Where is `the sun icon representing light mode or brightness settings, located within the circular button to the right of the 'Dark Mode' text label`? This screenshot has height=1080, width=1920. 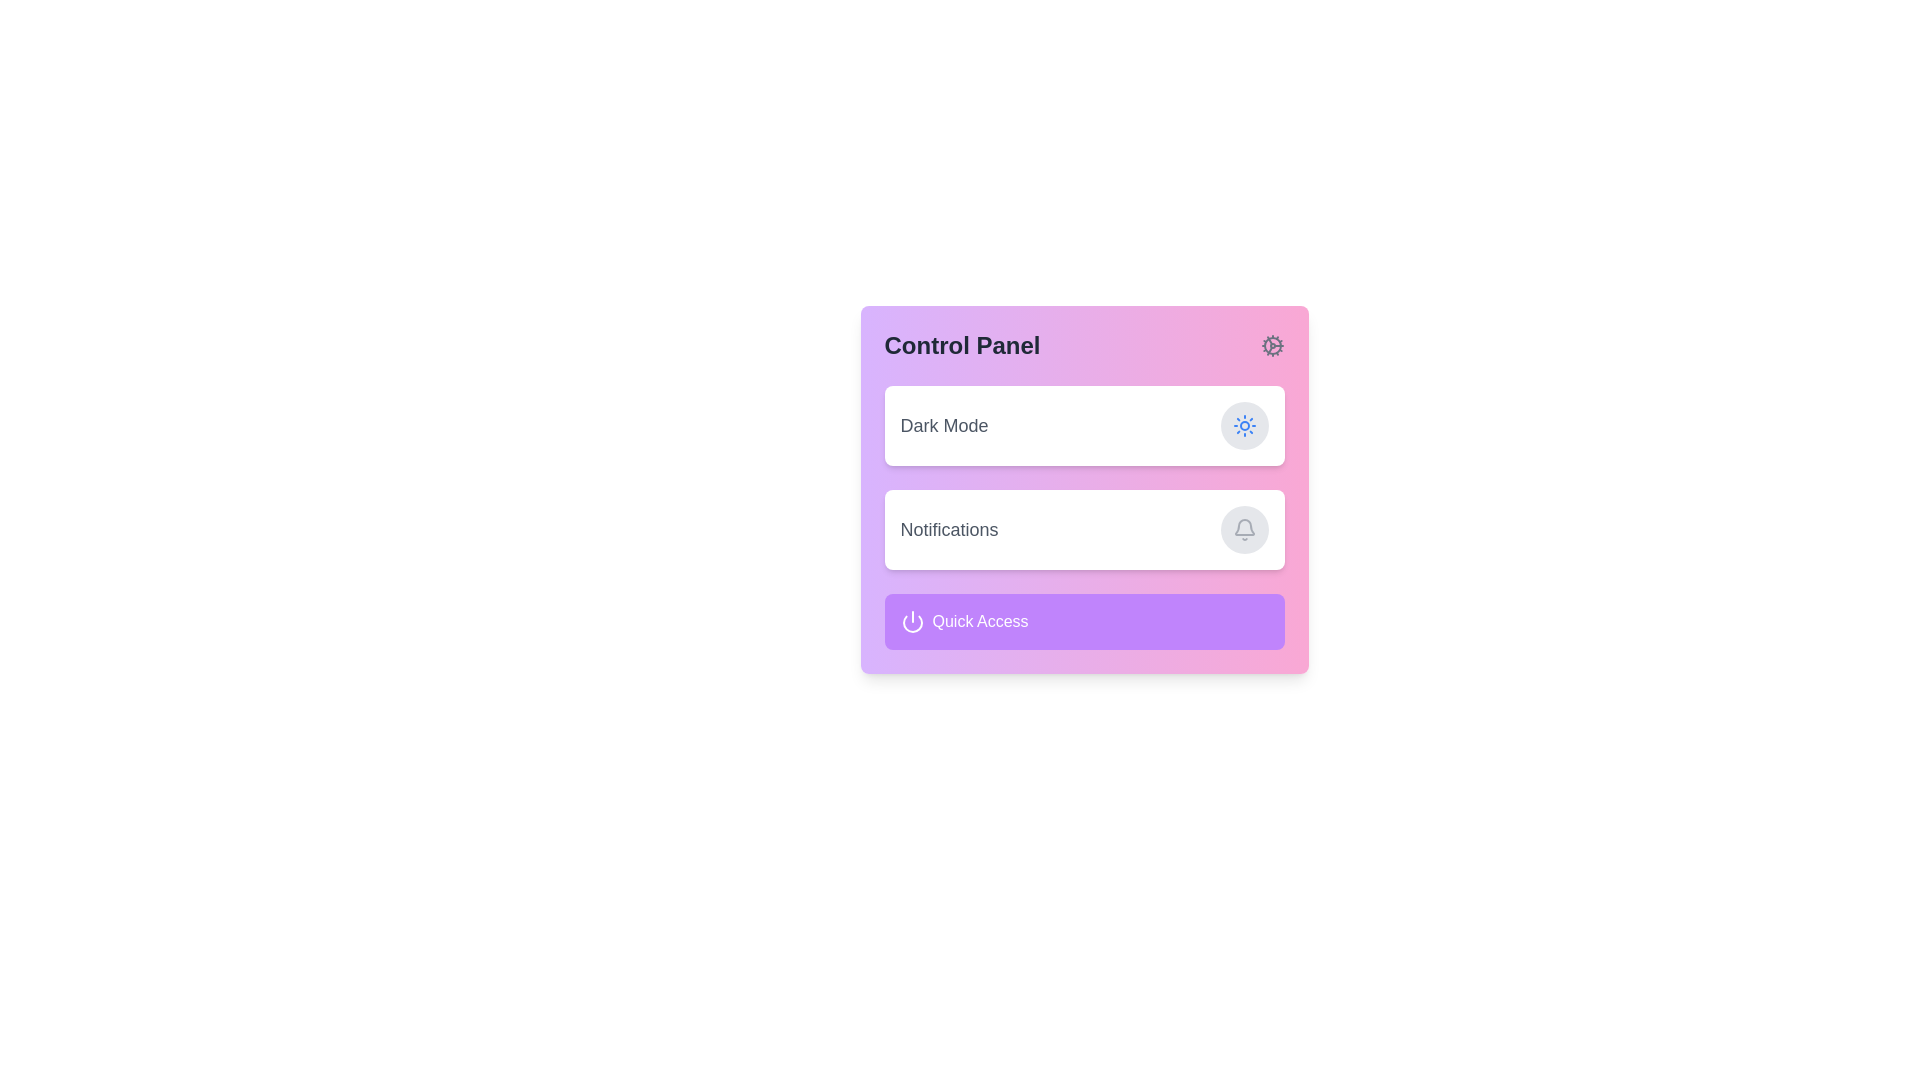 the sun icon representing light mode or brightness settings, located within the circular button to the right of the 'Dark Mode' text label is located at coordinates (1243, 424).